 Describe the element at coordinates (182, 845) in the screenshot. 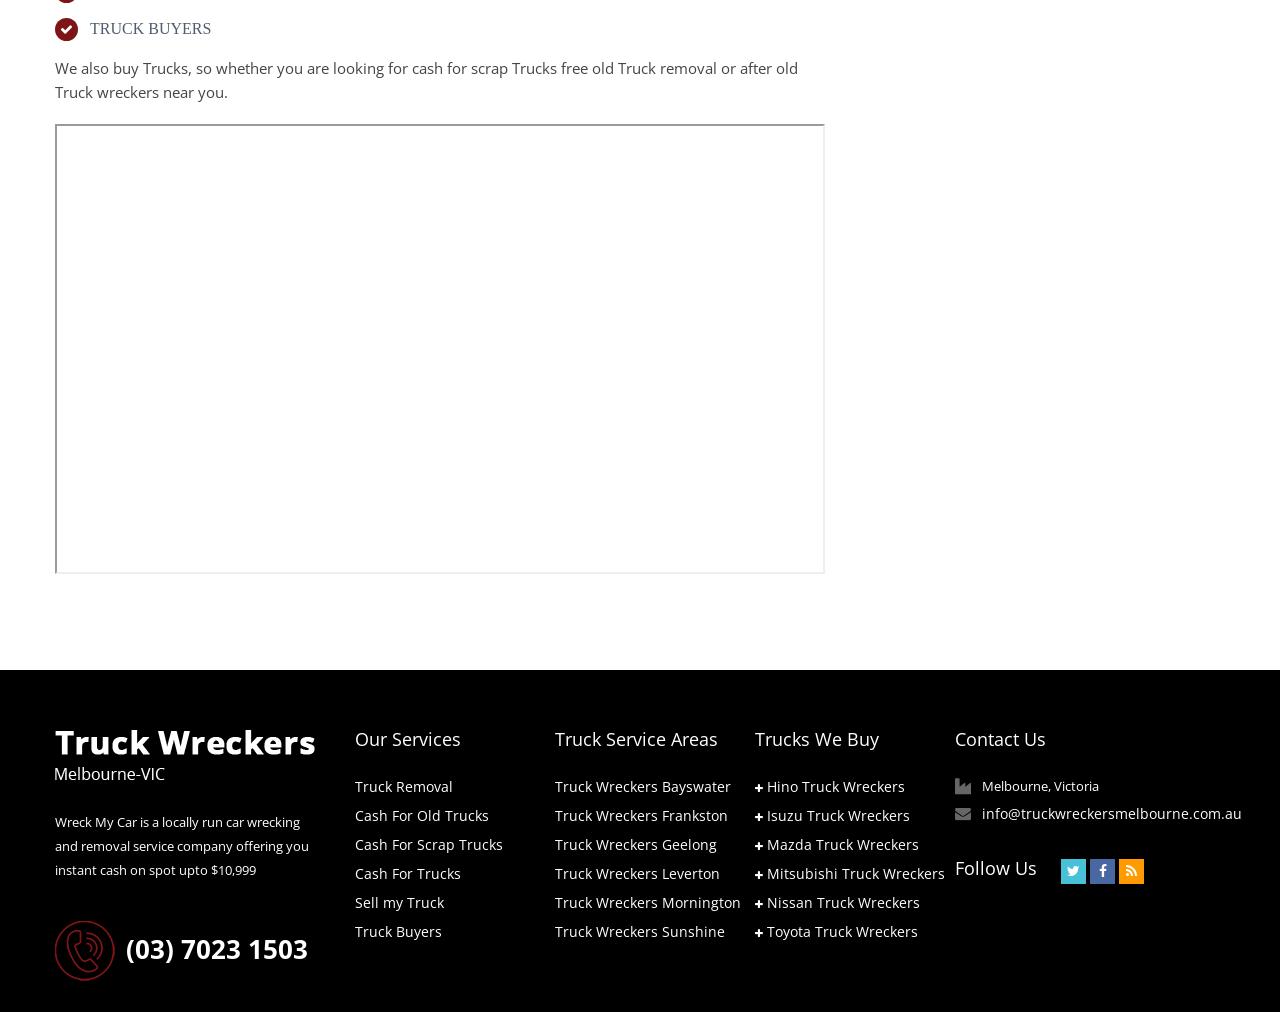

I see `'Wreck My Car is a locally run car wrecking and removal service company offering you instant cash on spot upto $10,999'` at that location.